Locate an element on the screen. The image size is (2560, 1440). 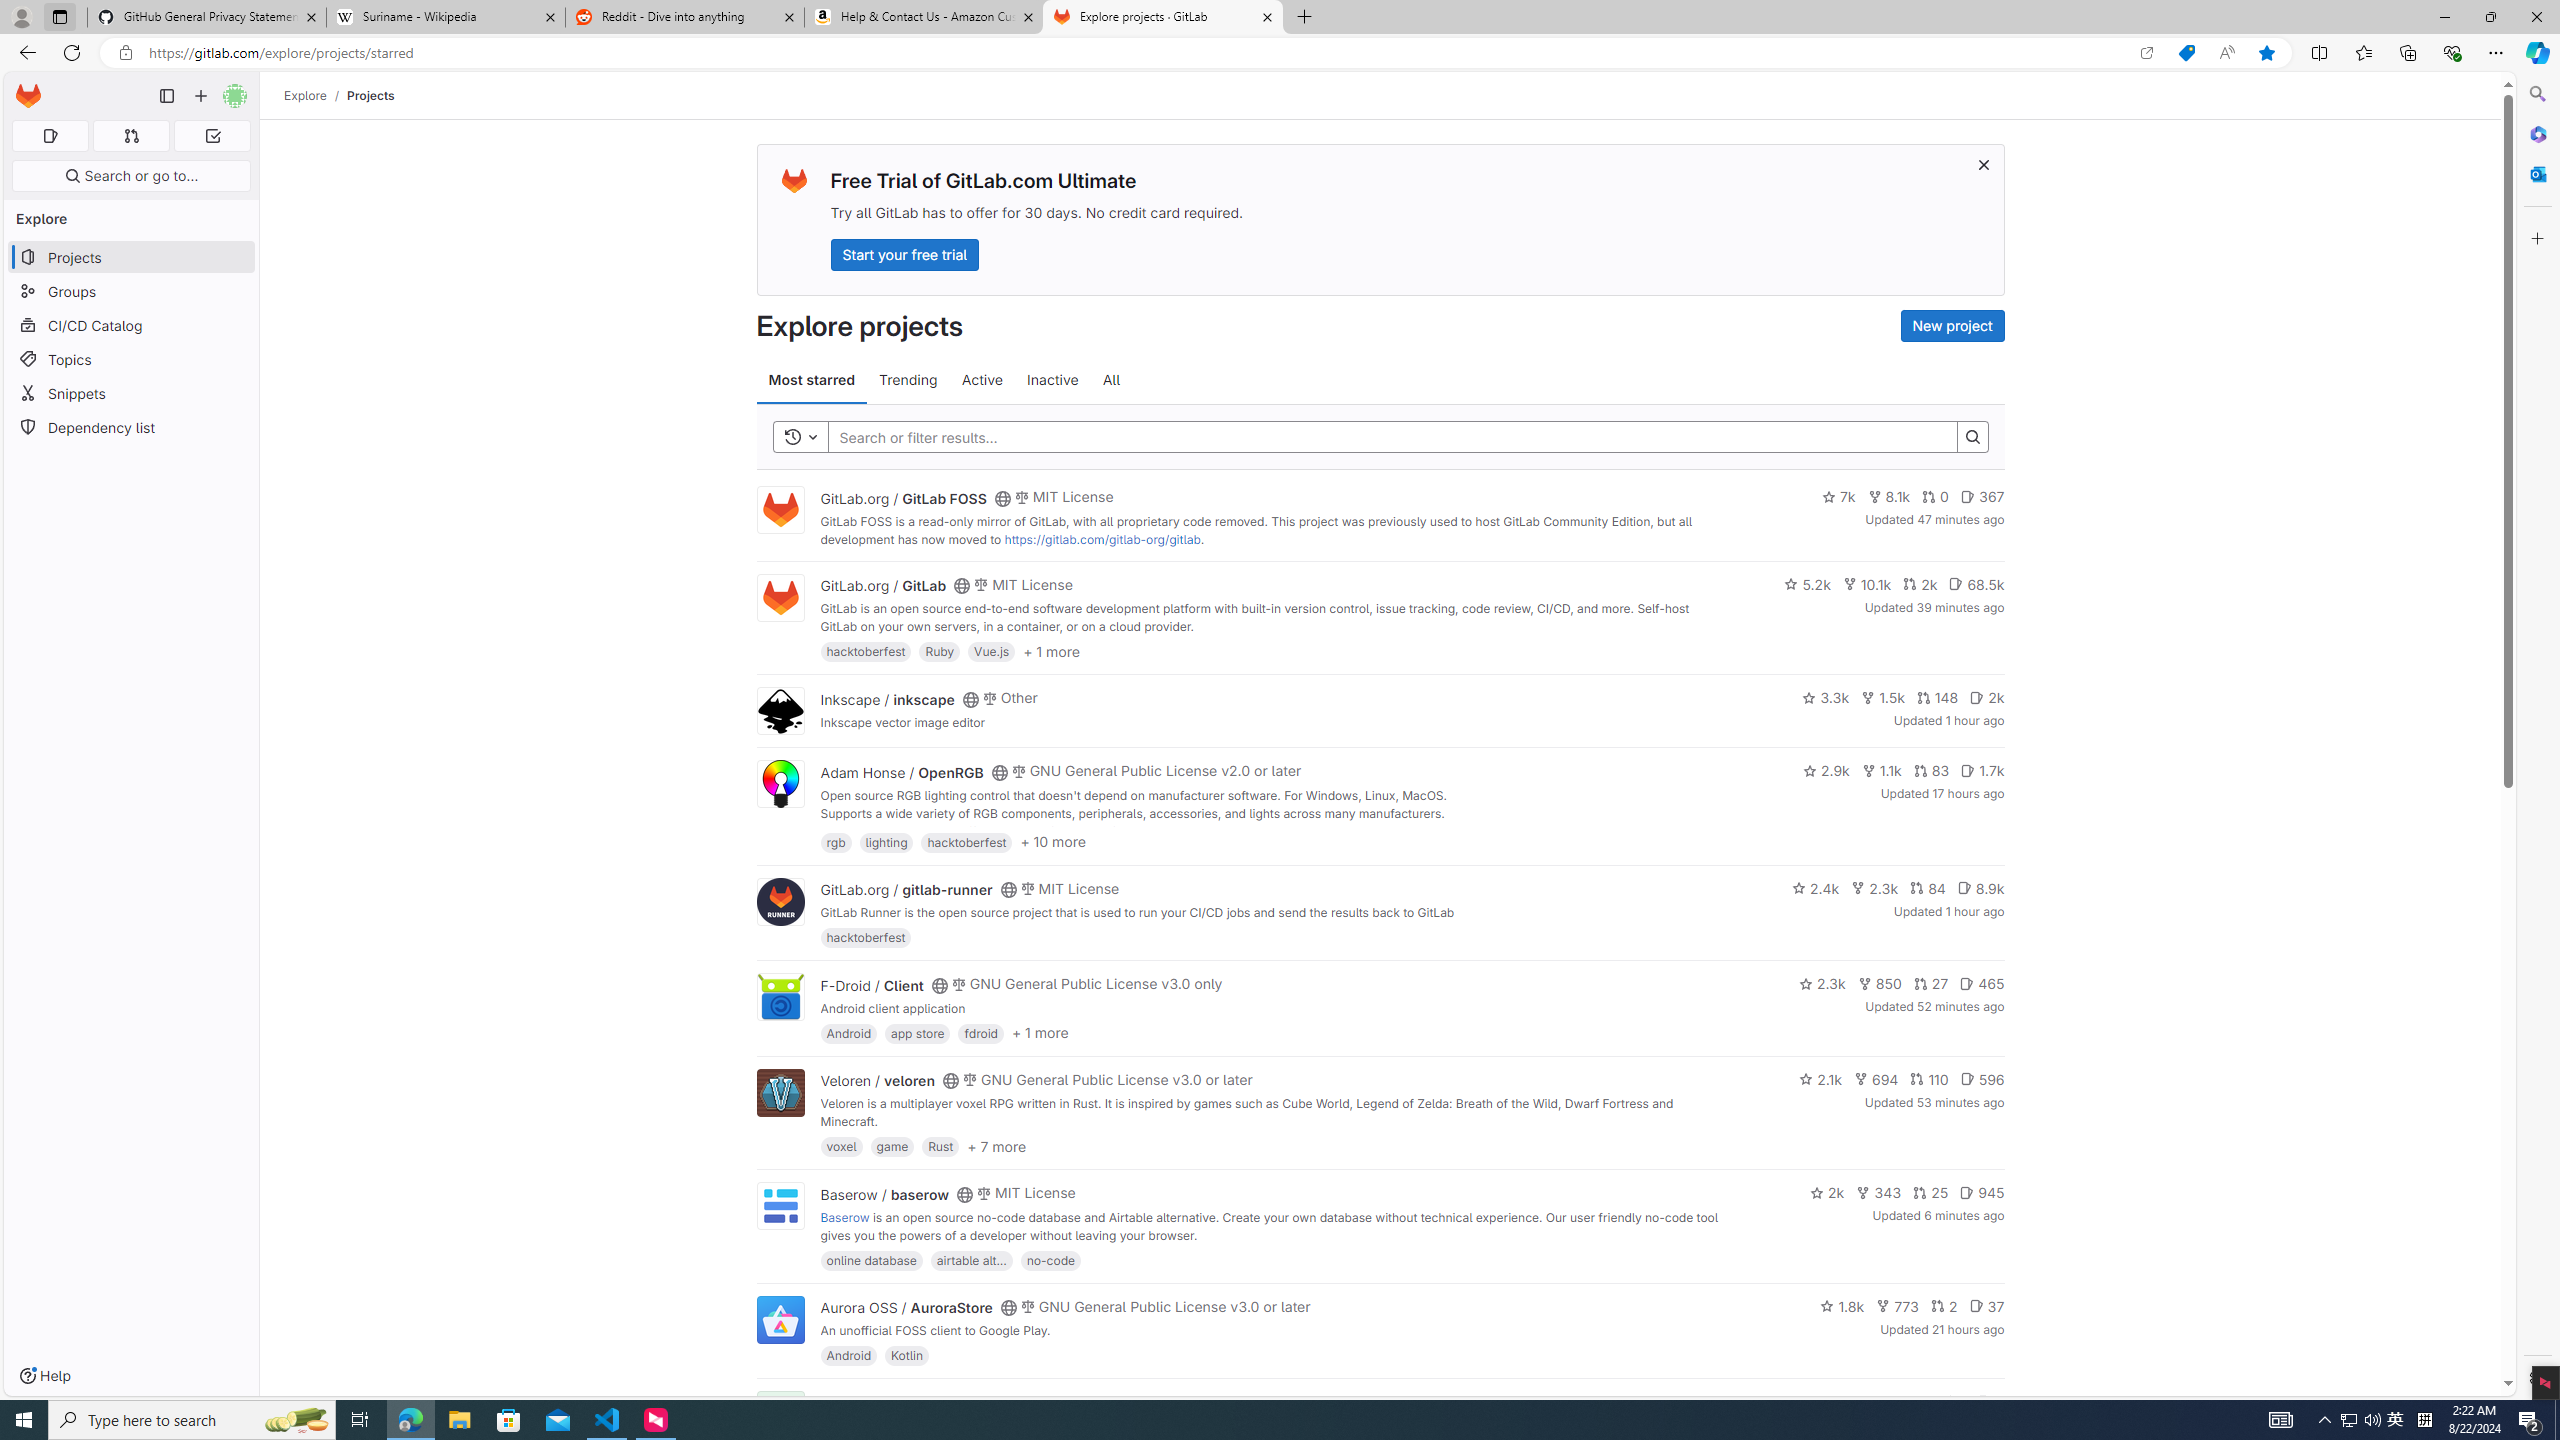
'F-Droid / Client' is located at coordinates (871, 984).